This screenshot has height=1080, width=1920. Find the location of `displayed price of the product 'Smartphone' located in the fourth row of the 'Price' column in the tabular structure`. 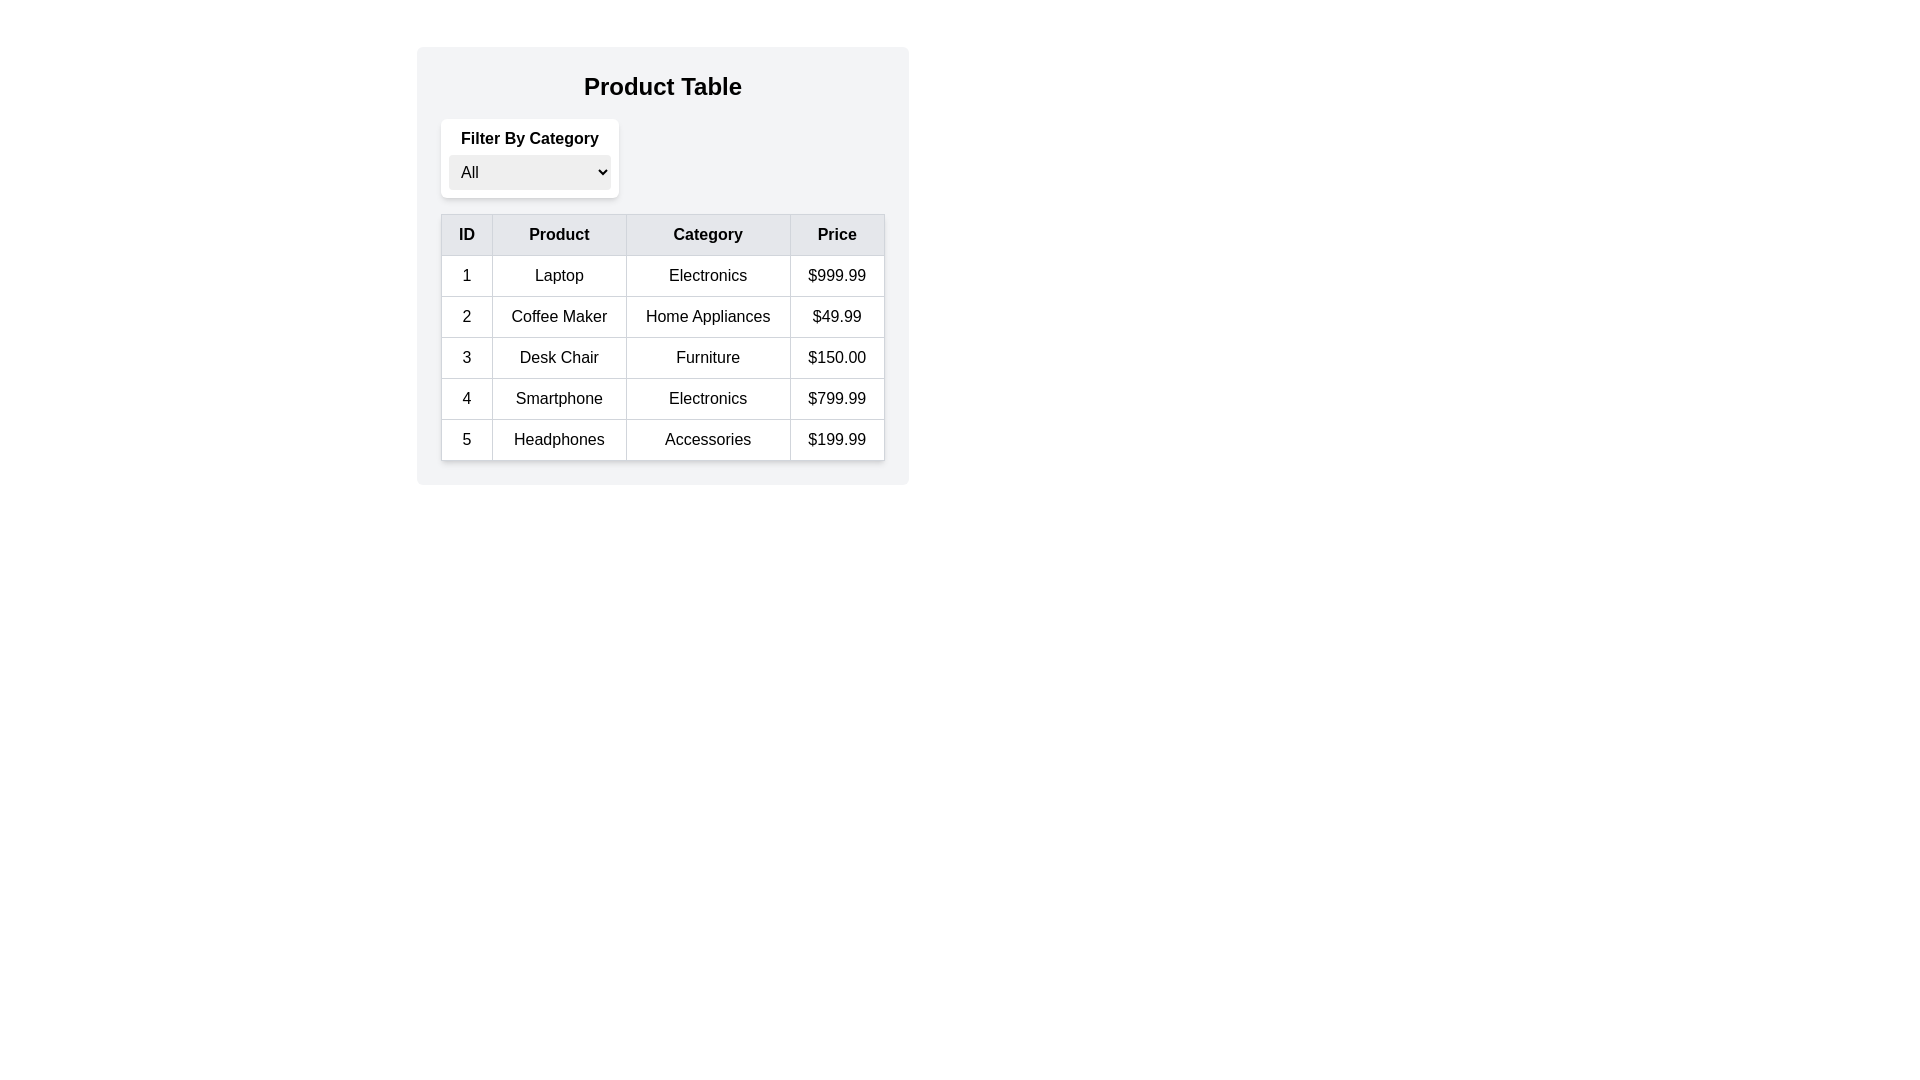

displayed price of the product 'Smartphone' located in the fourth row of the 'Price' column in the tabular structure is located at coordinates (837, 398).